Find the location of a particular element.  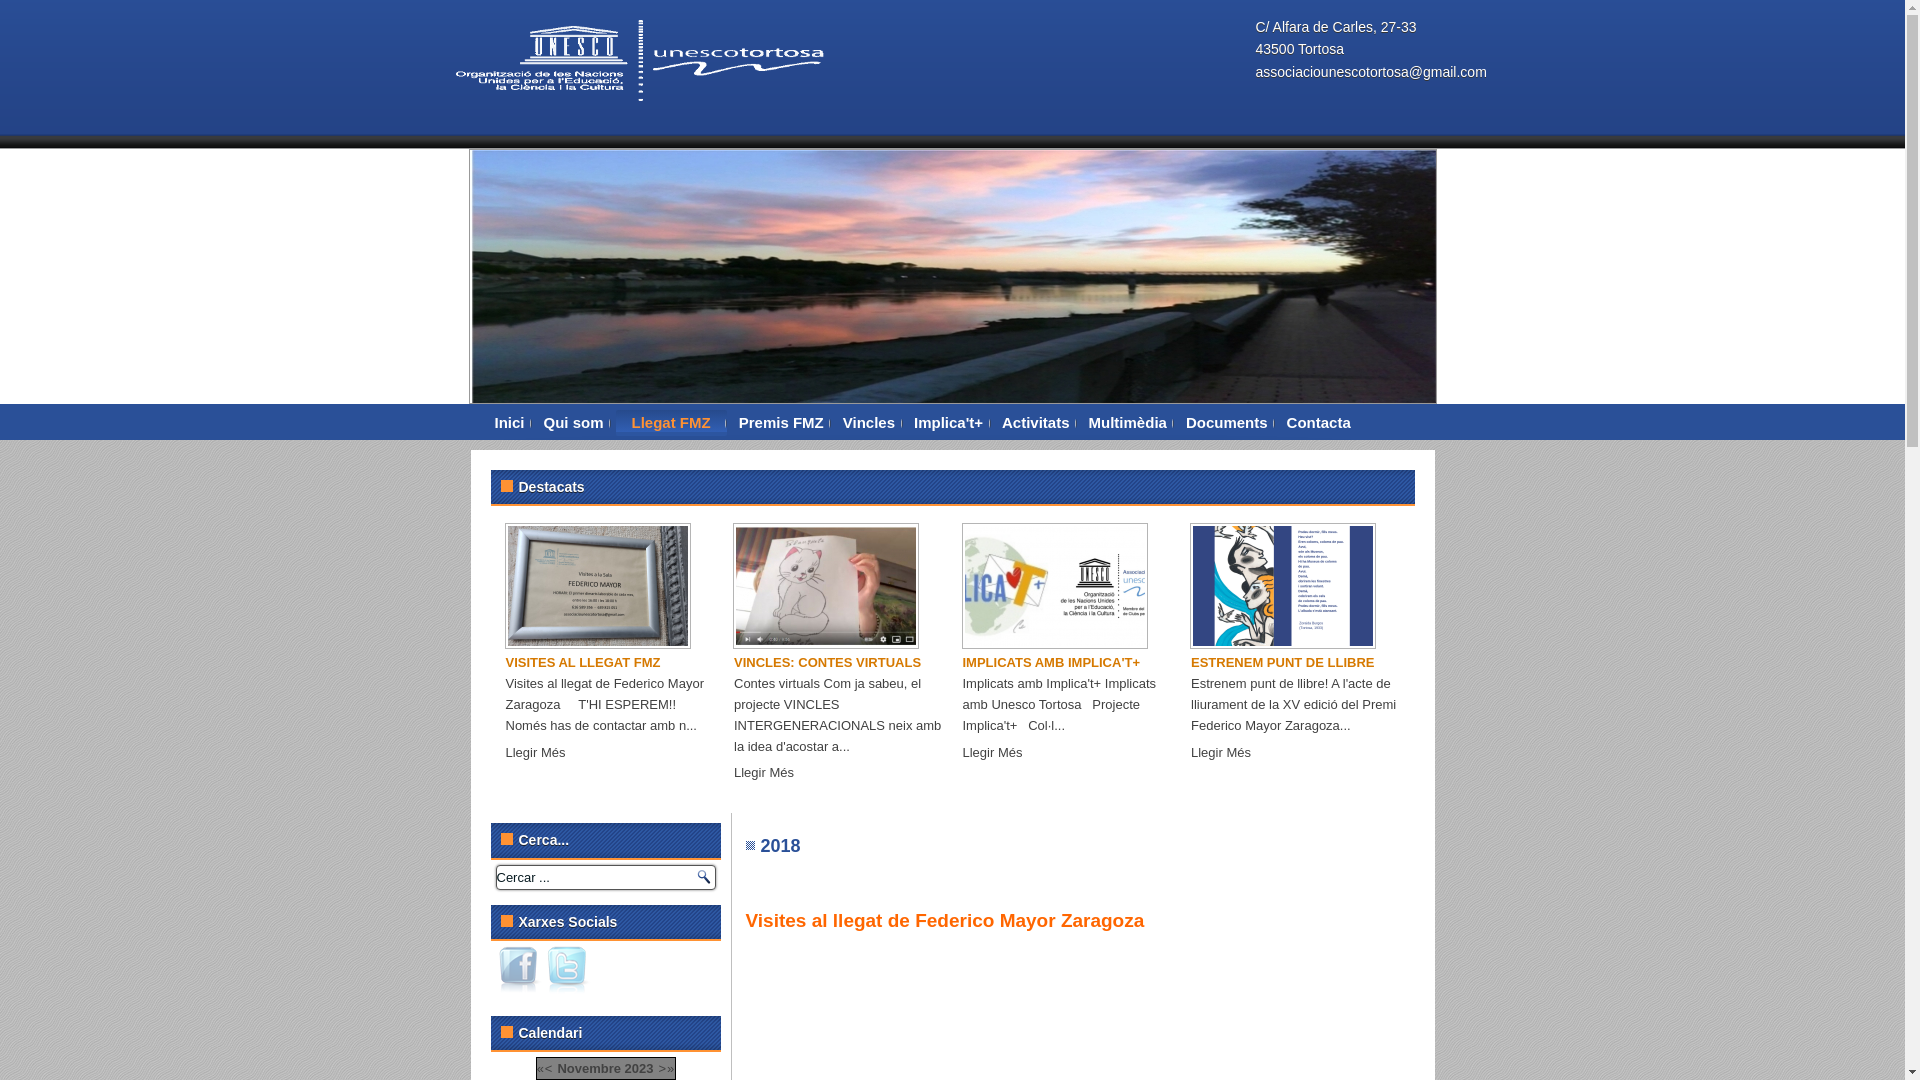

'Premis FMZ' is located at coordinates (780, 422).